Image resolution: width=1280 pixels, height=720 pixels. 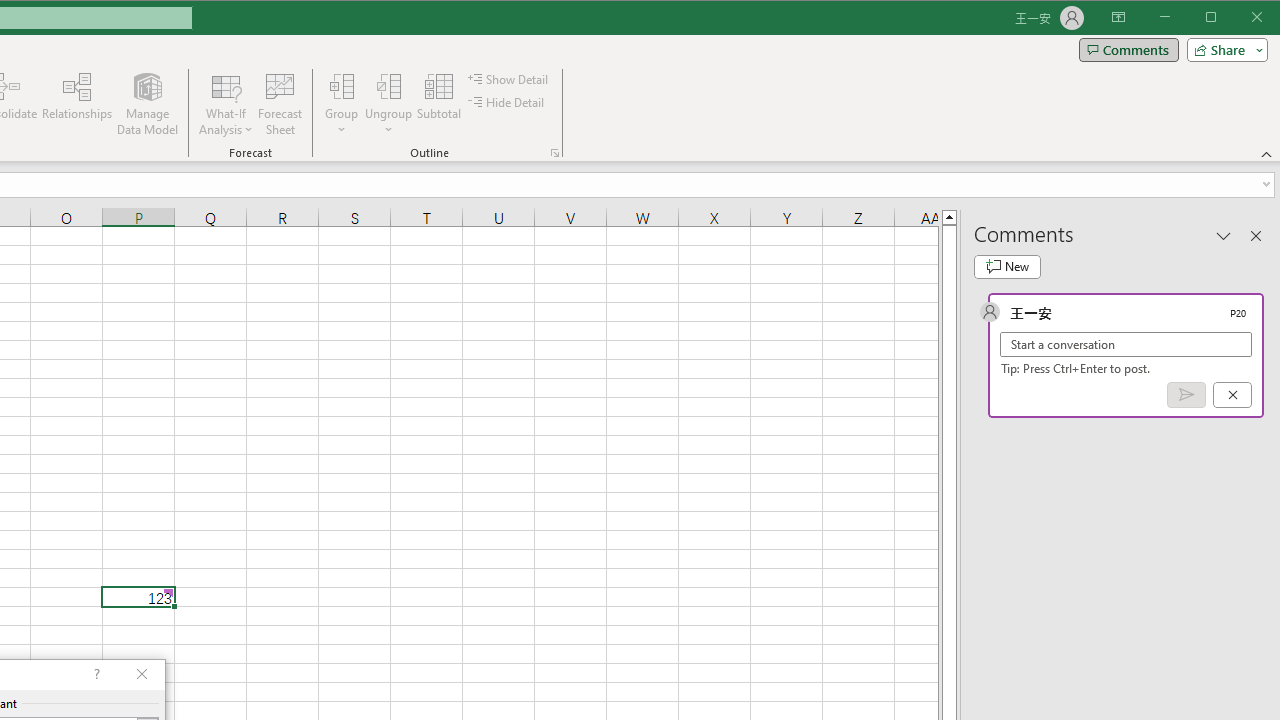 What do you see at coordinates (389, 85) in the screenshot?
I see `'Ungroup...'` at bounding box center [389, 85].